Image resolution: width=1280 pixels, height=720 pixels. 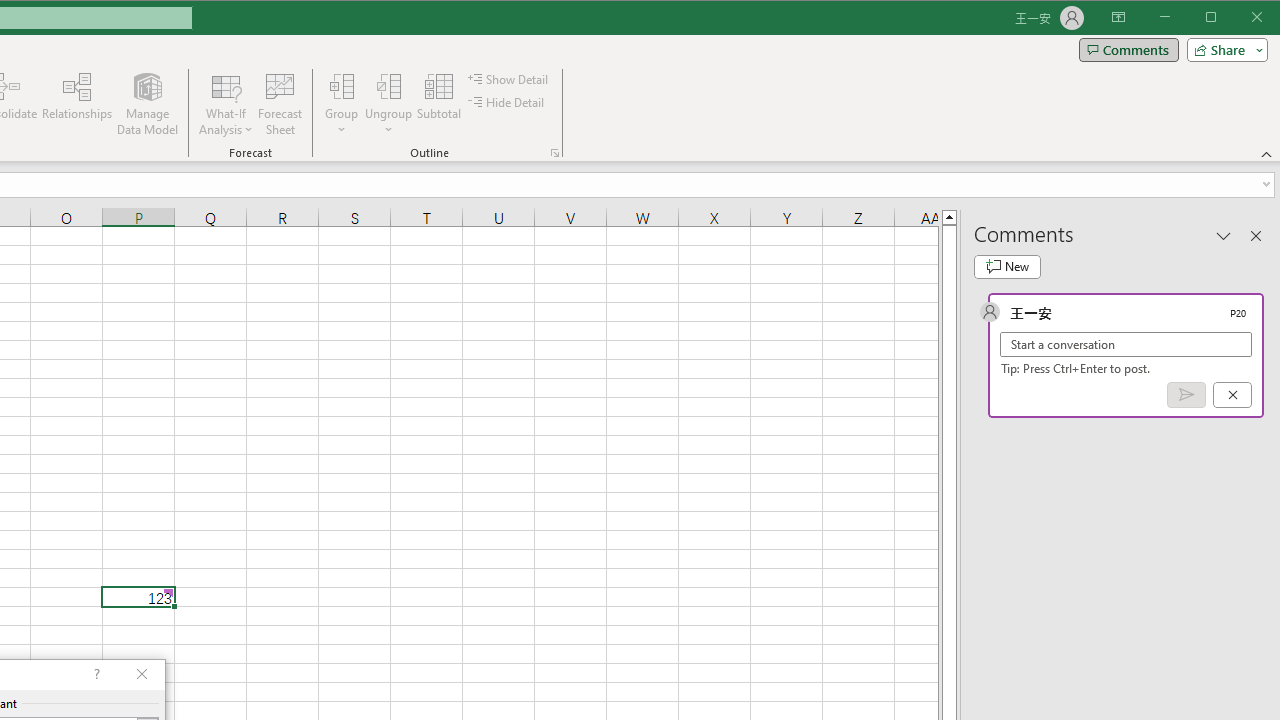 What do you see at coordinates (389, 85) in the screenshot?
I see `'Ungroup...'` at bounding box center [389, 85].